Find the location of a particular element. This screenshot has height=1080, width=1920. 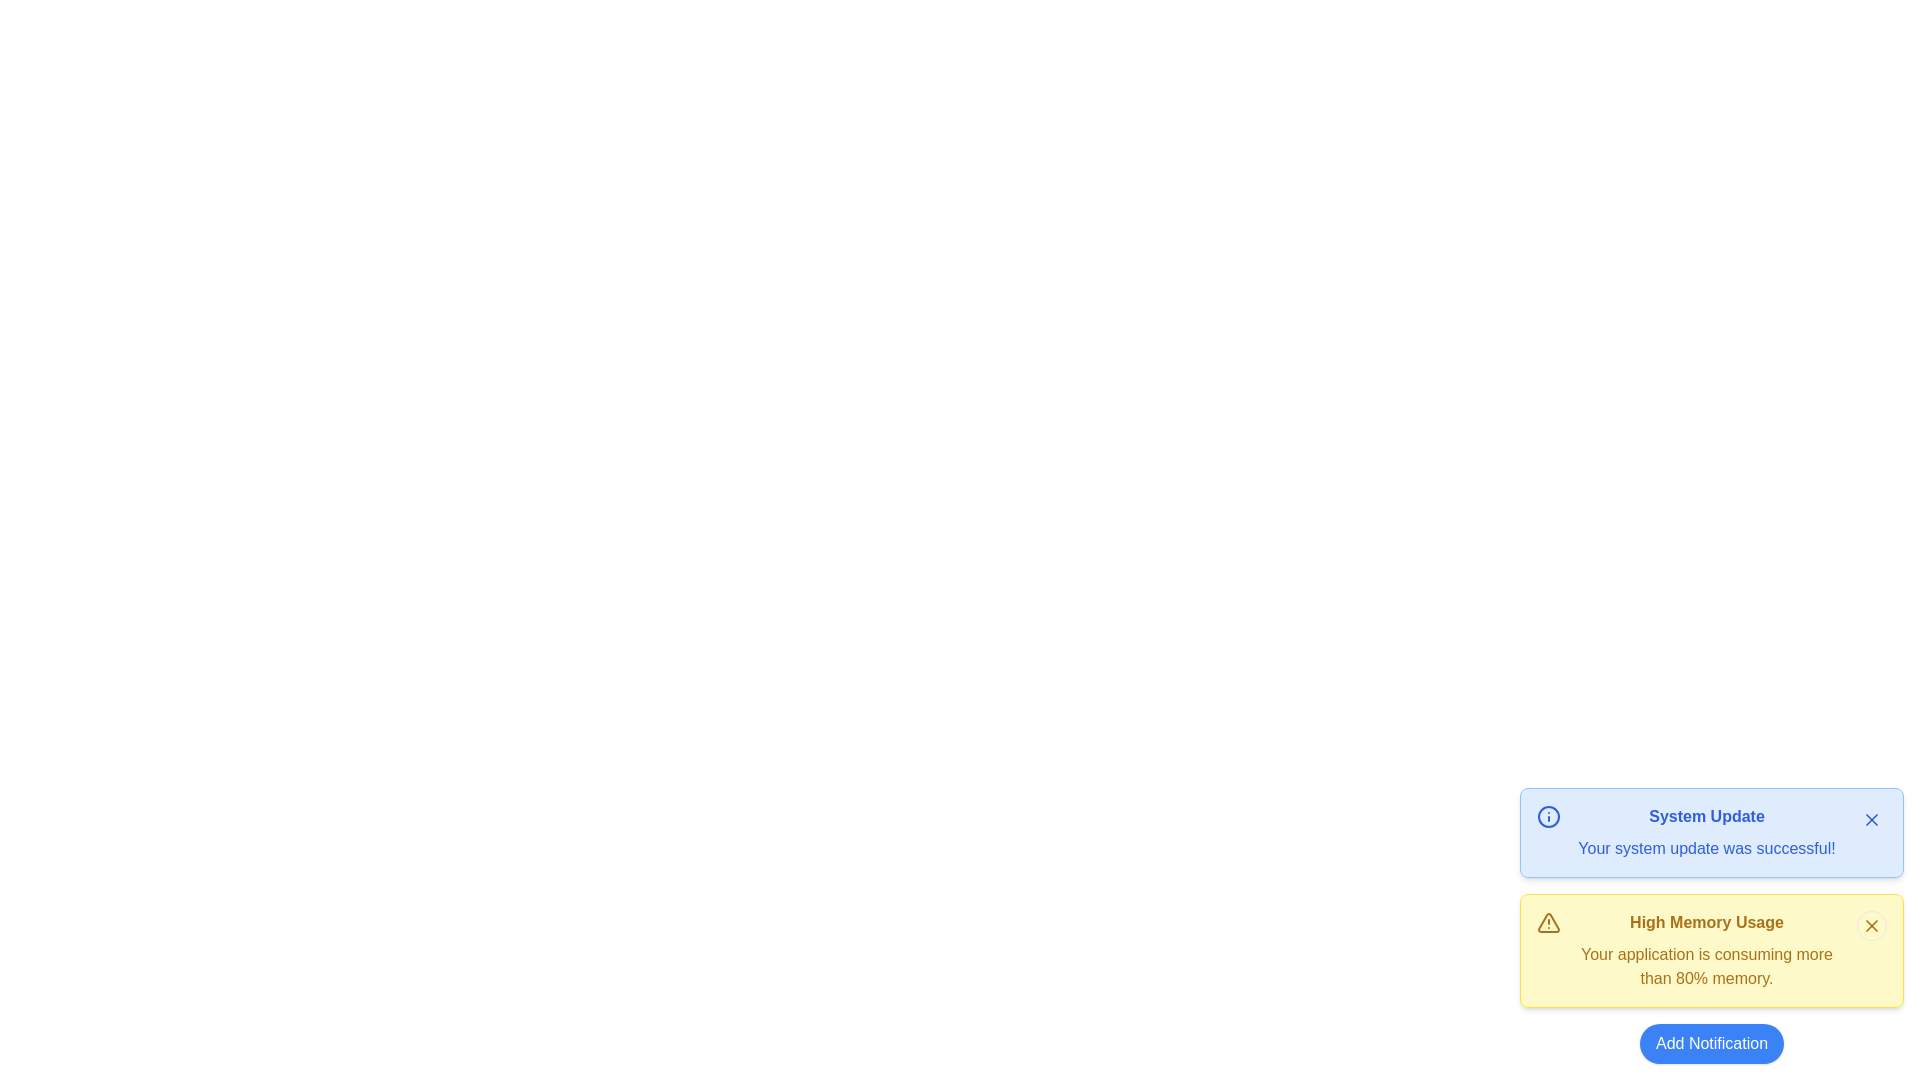

the text block that displays 'High Memory Usage' with additional information about memory consumption to potentially display a tooltip is located at coordinates (1706, 950).